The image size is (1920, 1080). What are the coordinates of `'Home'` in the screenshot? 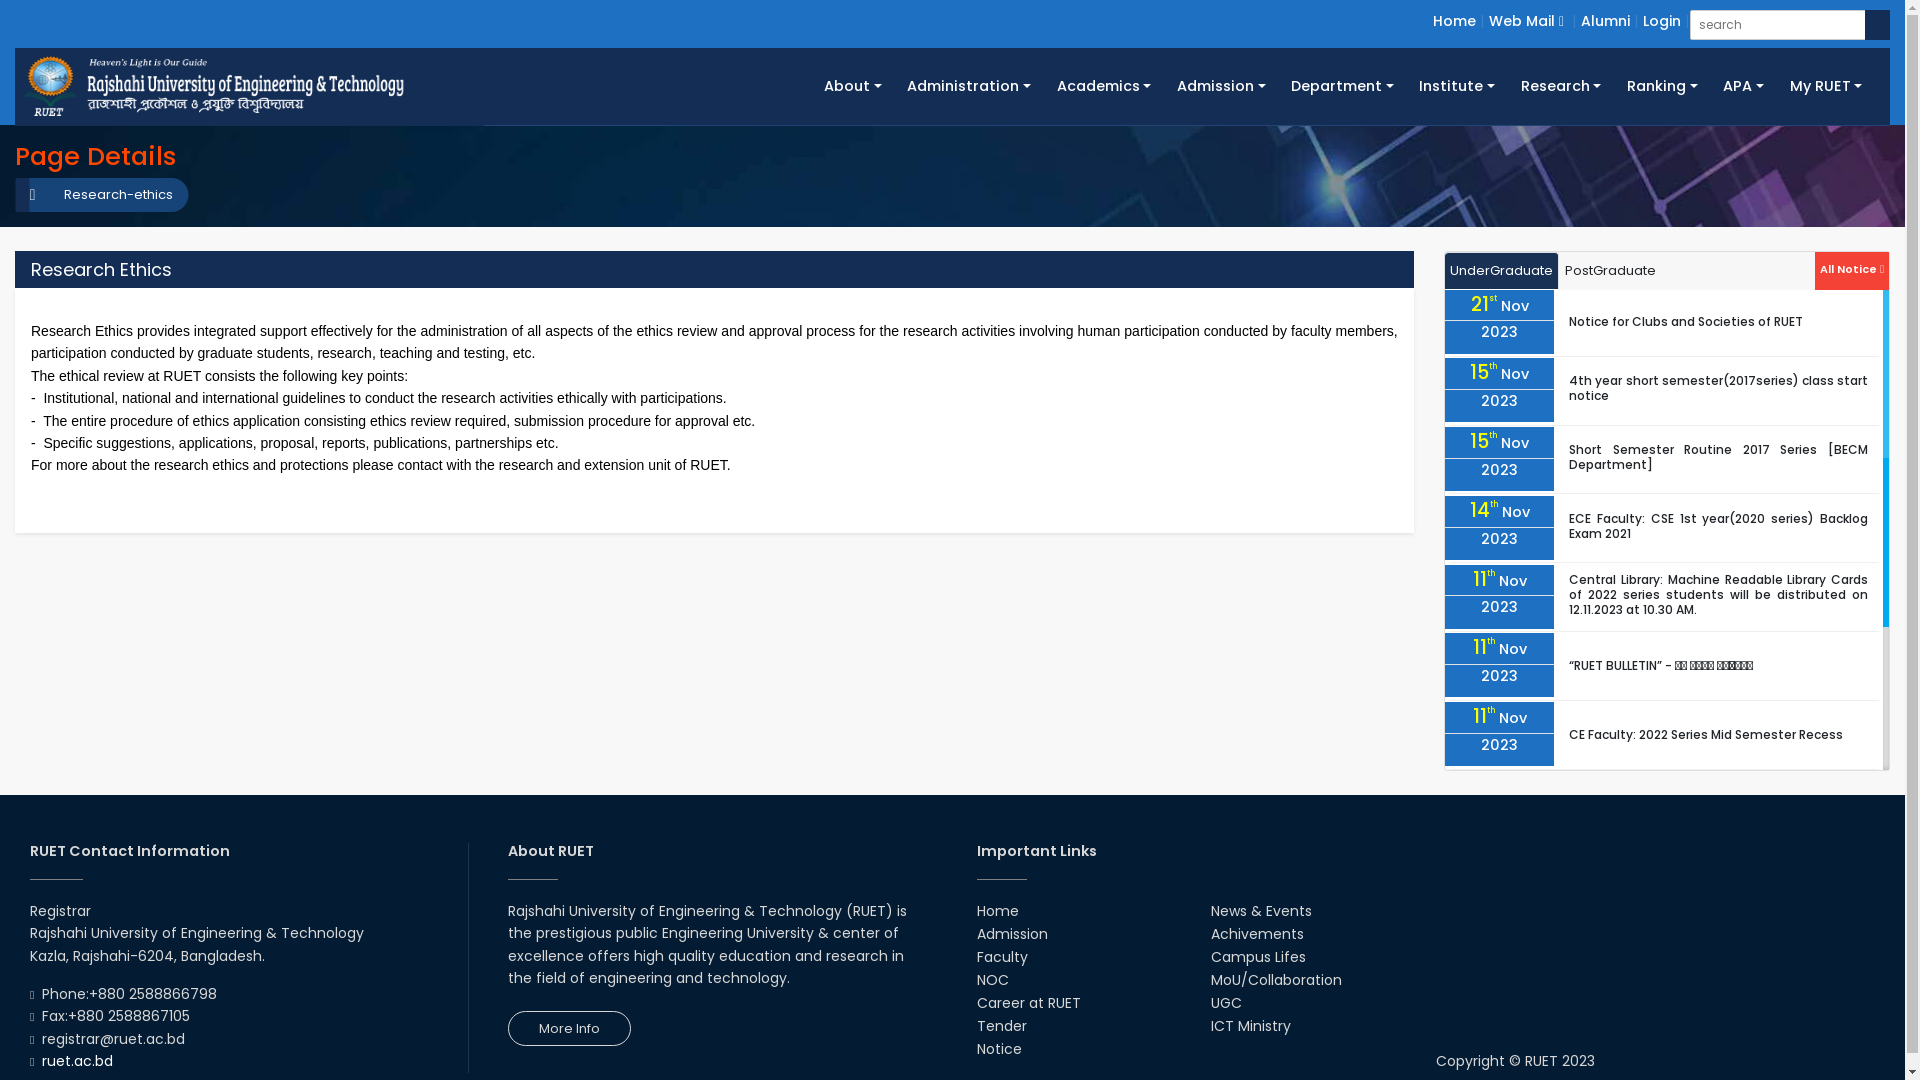 It's located at (1454, 20).